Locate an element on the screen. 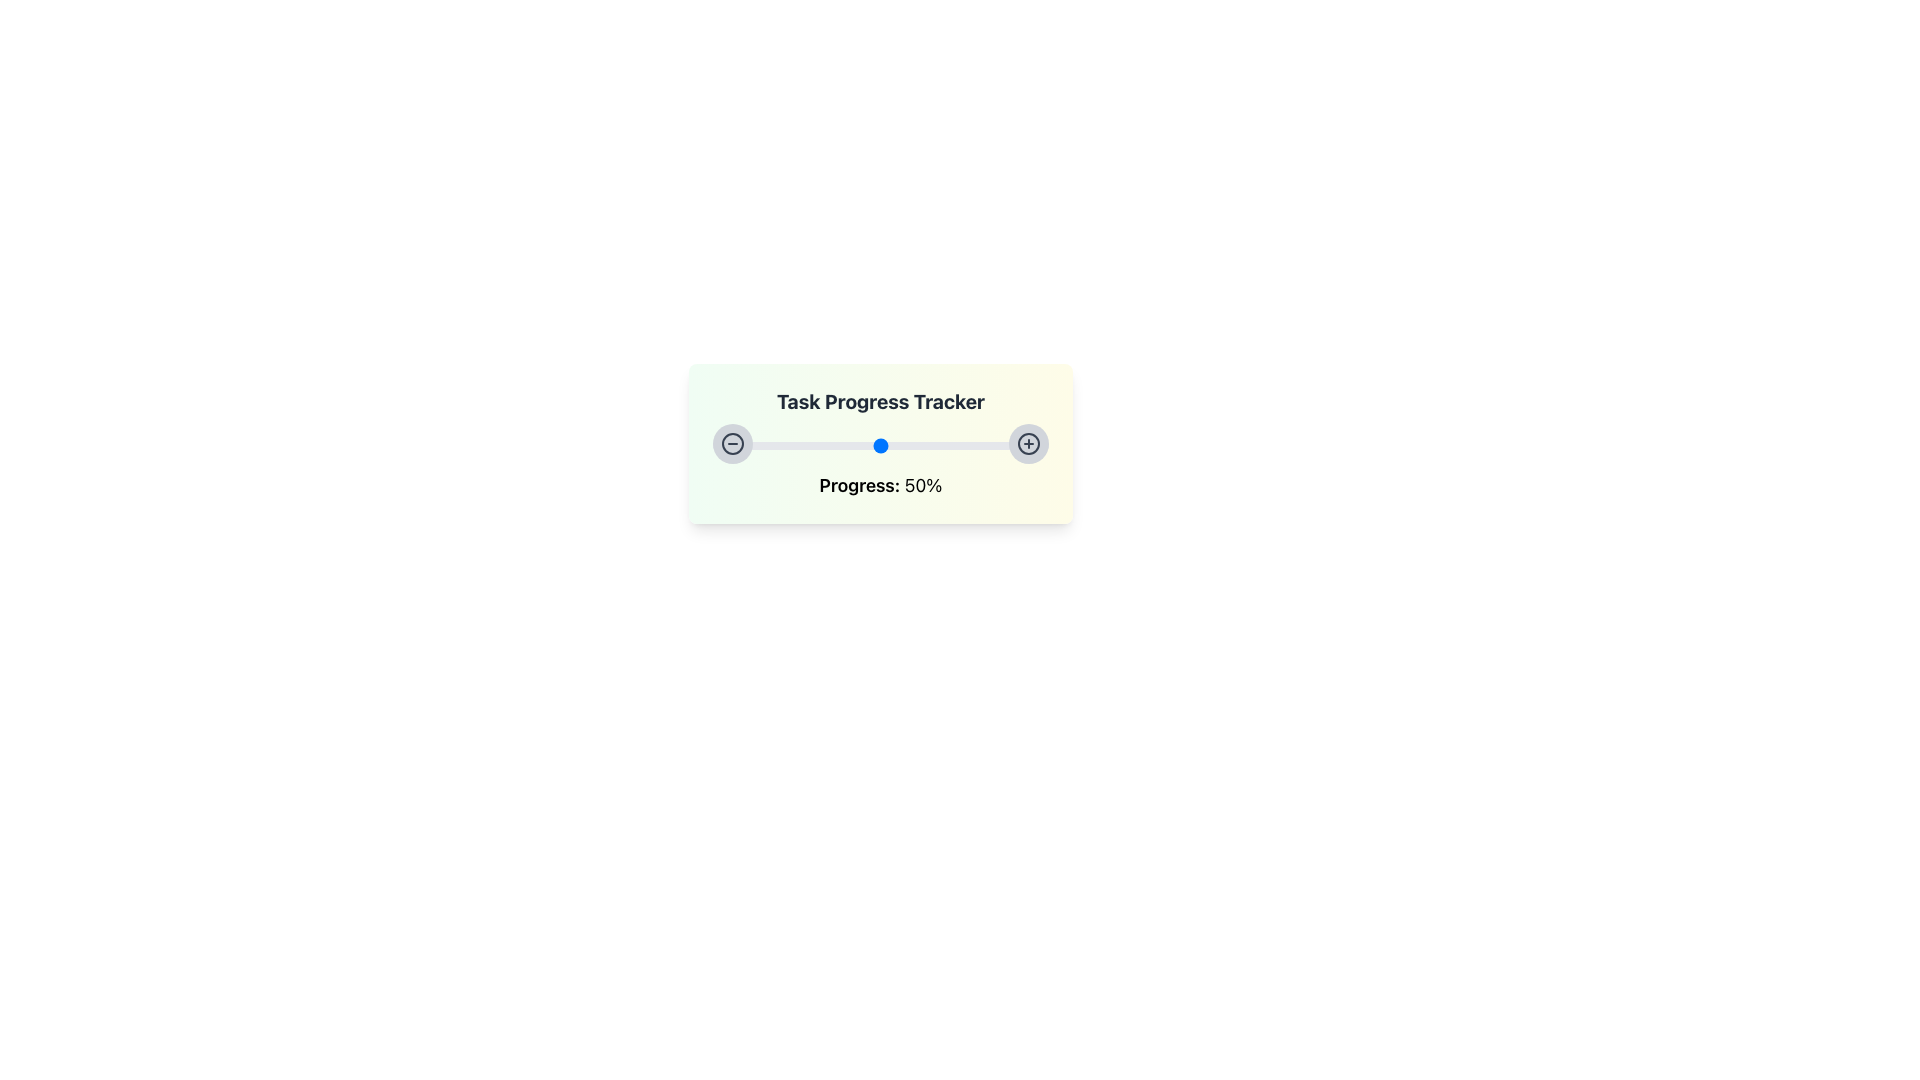 This screenshot has width=1920, height=1080. the 'Progress:' text label that displays the text in bold styling, located to the left of the percentage display '50%' is located at coordinates (859, 485).